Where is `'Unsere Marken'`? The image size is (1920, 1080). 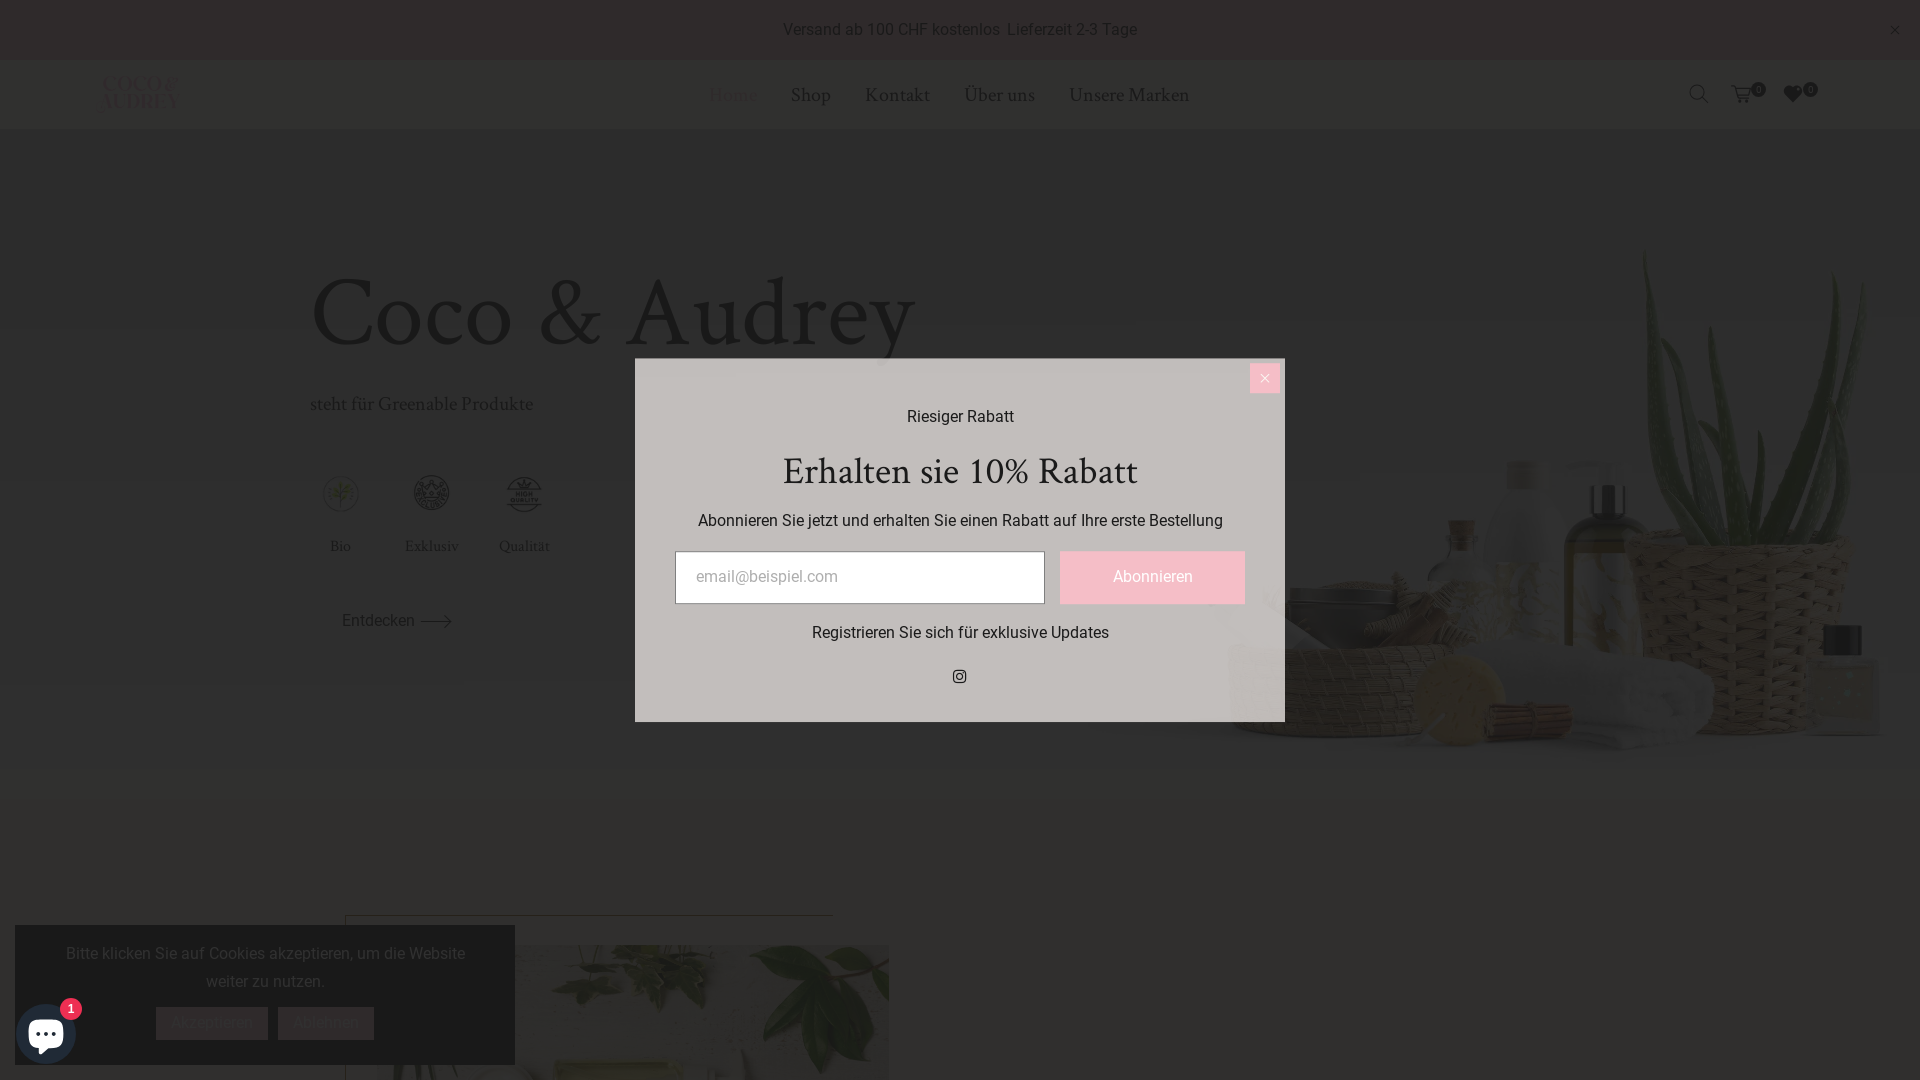 'Unsere Marken' is located at coordinates (1053, 94).